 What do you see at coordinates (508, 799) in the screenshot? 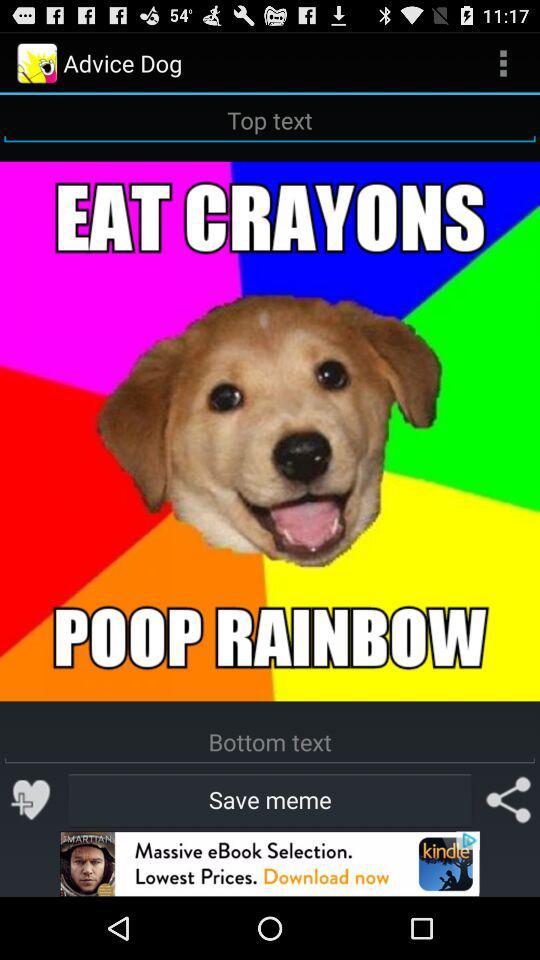
I see `share link` at bounding box center [508, 799].